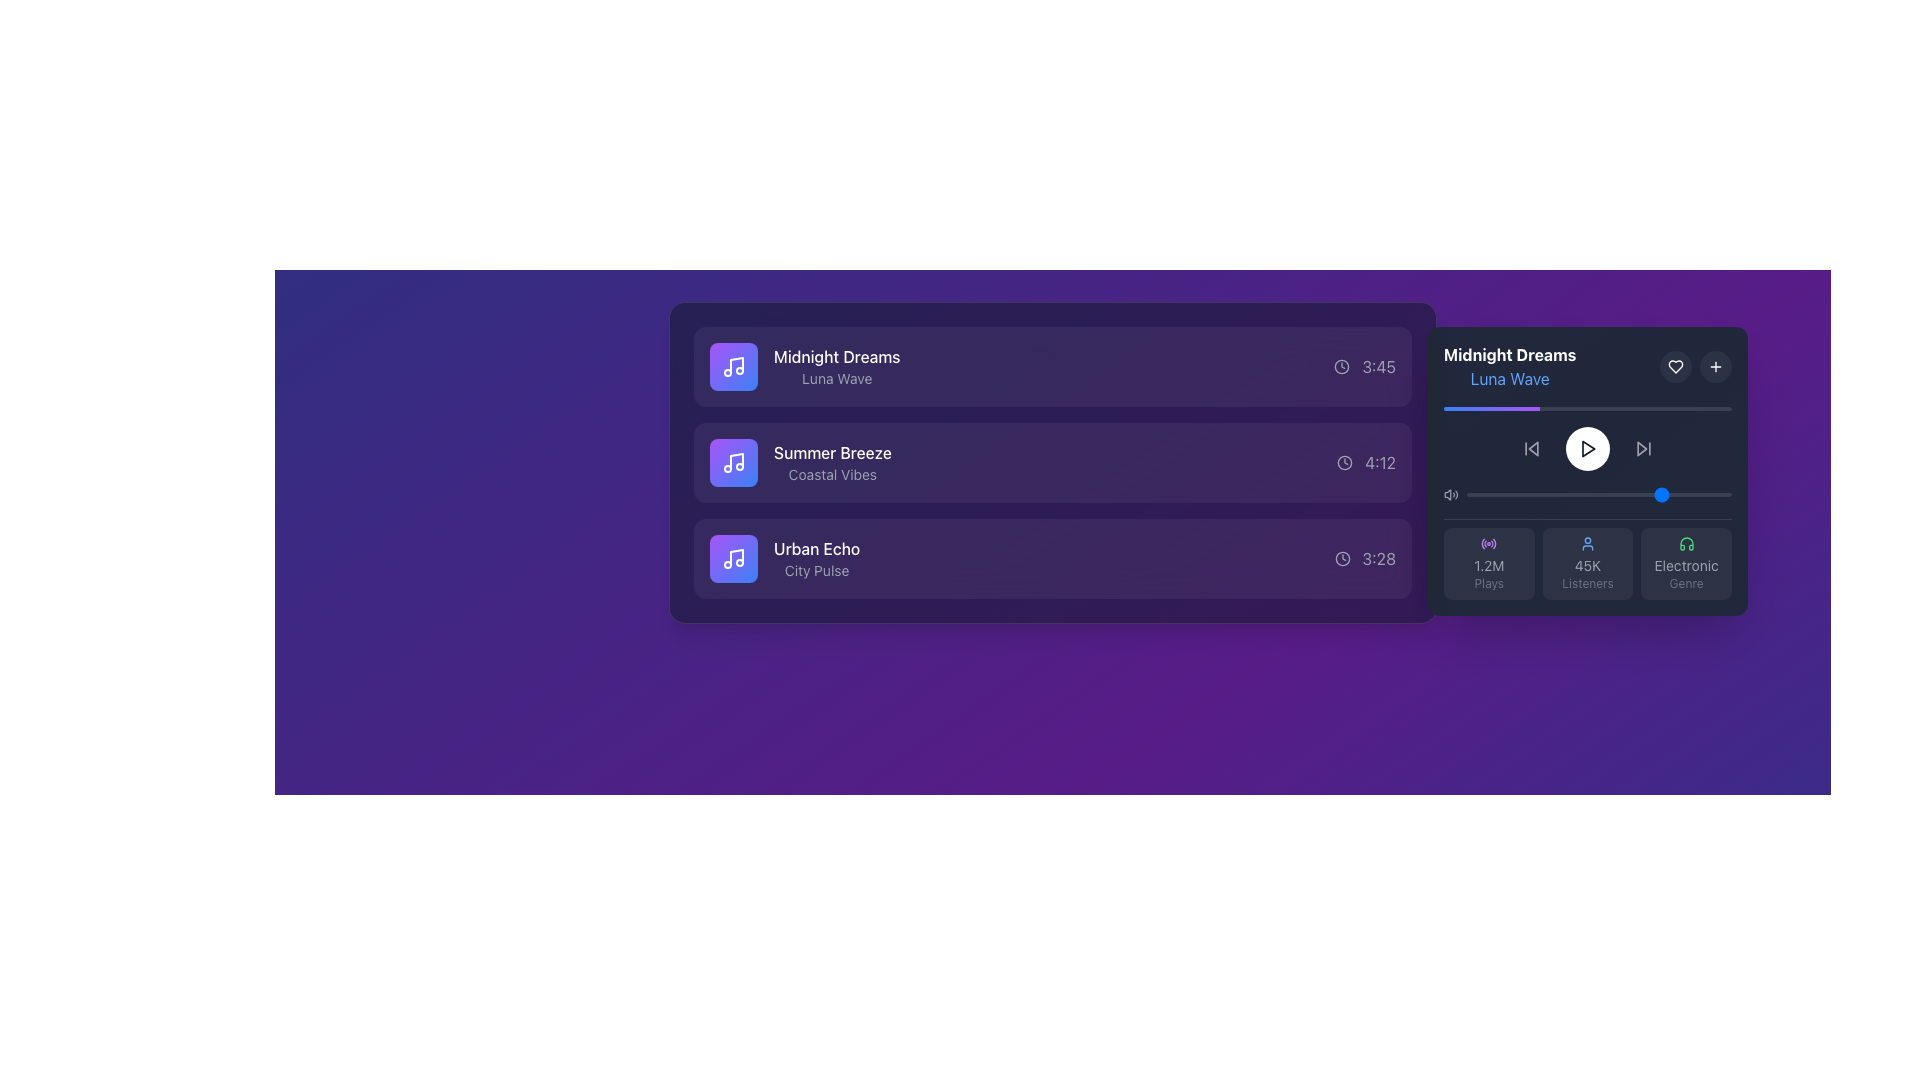 This screenshot has width=1920, height=1080. What do you see at coordinates (1587, 447) in the screenshot?
I see `the Play button, which is centrally located in the row of media controls` at bounding box center [1587, 447].